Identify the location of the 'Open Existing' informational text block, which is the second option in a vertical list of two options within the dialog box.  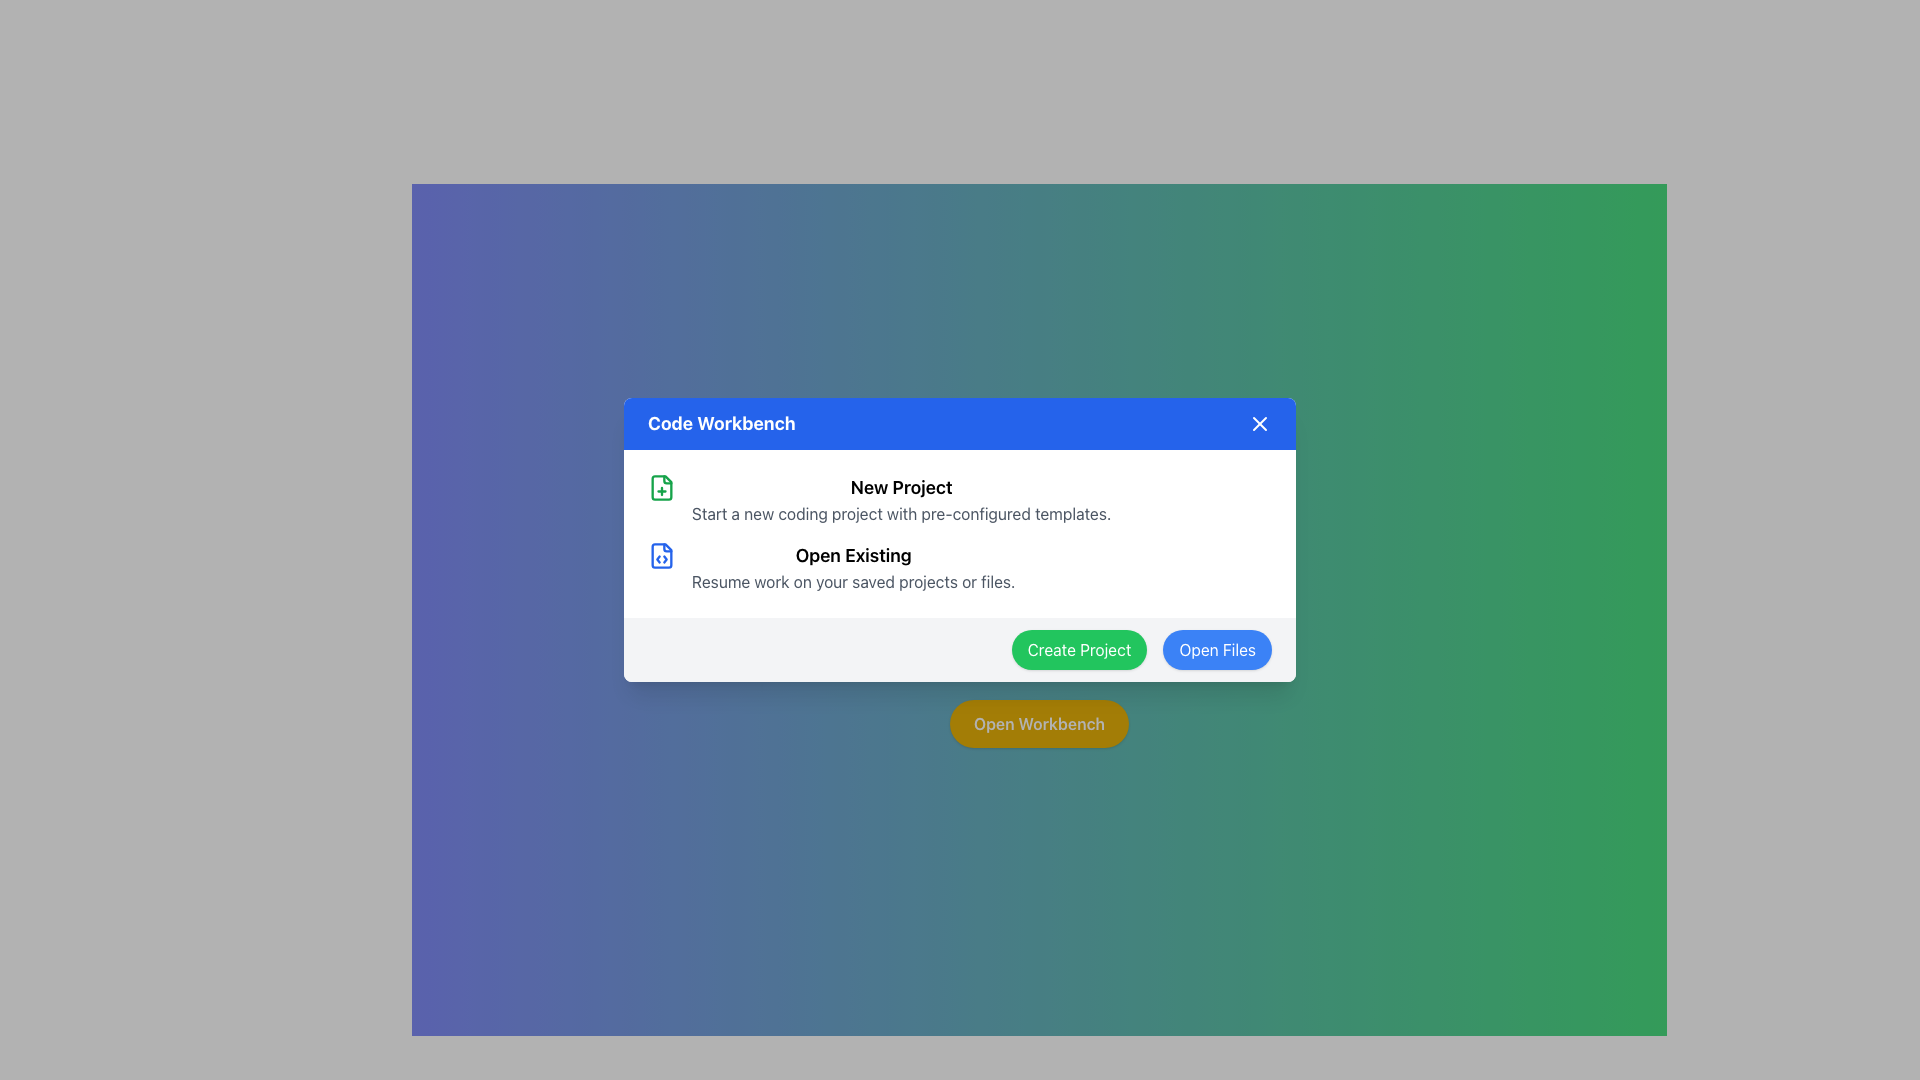
(853, 567).